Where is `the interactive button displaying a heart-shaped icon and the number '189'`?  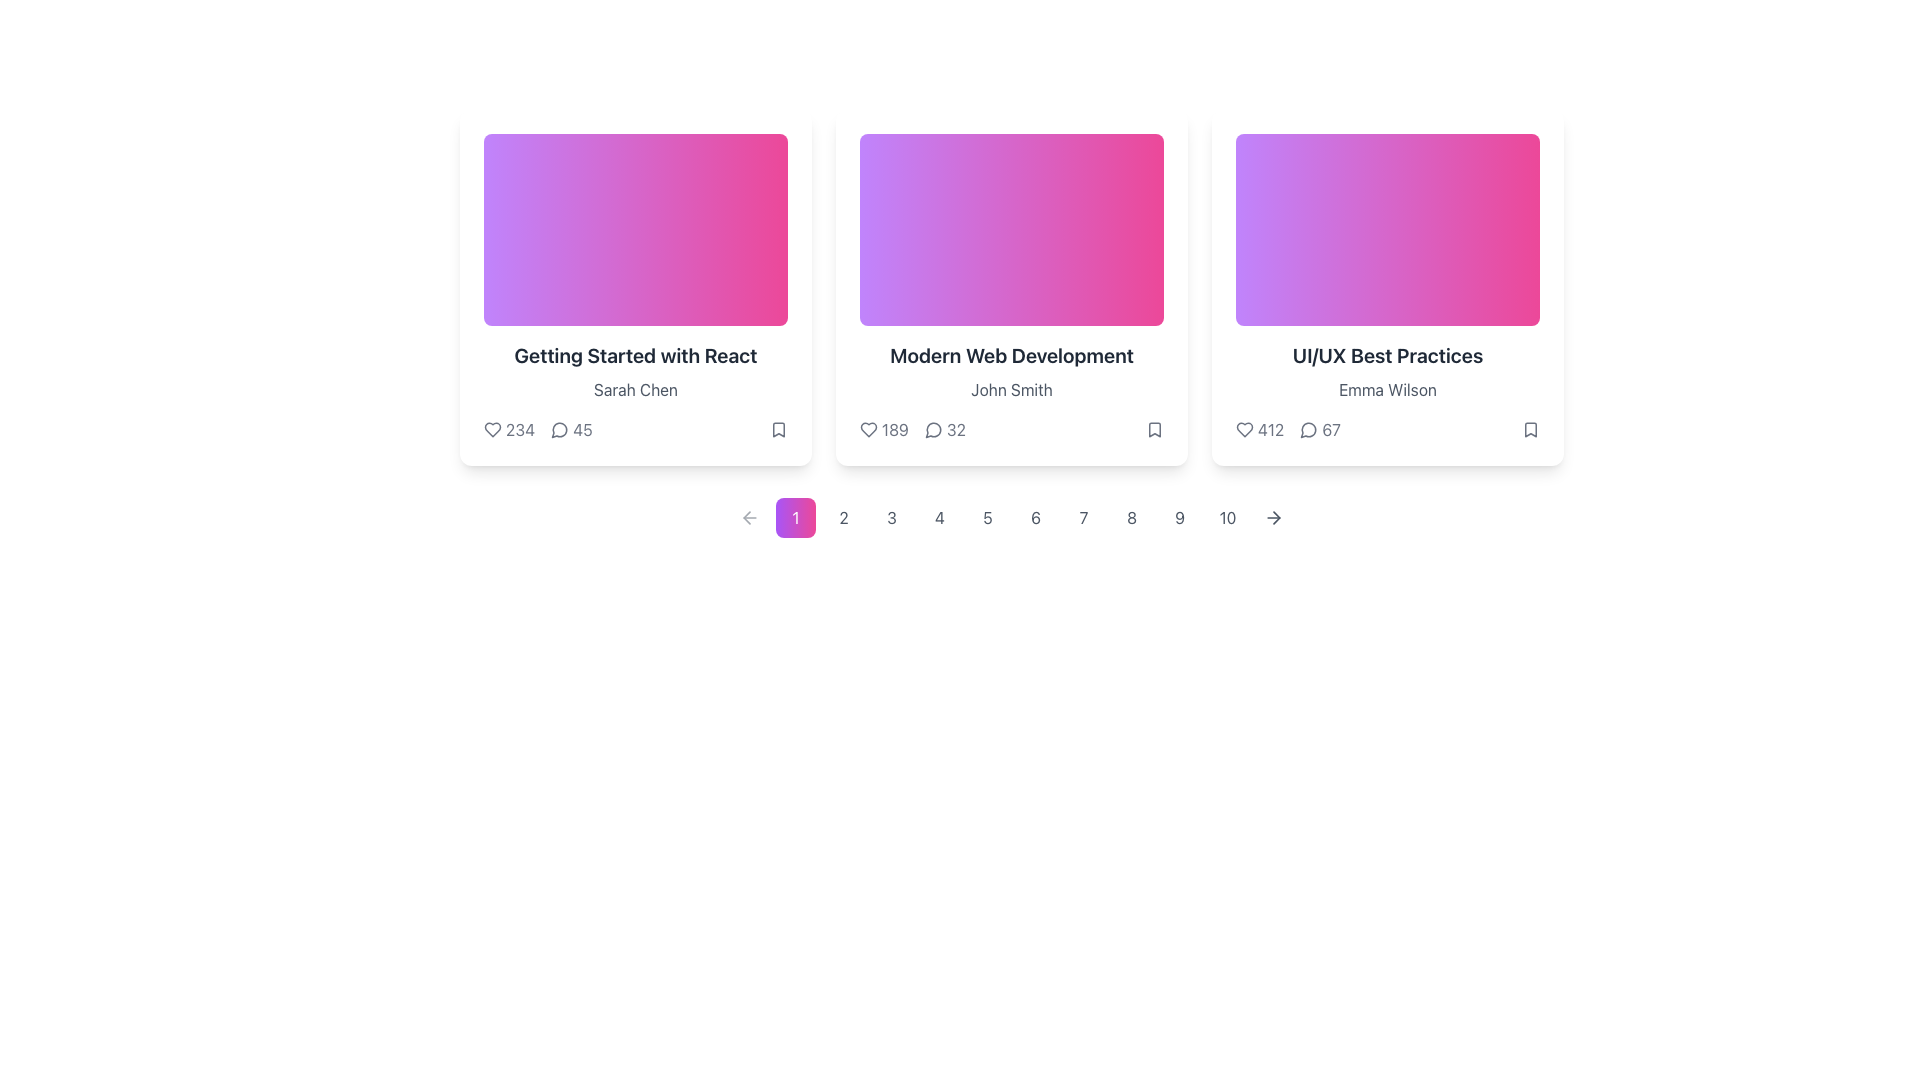 the interactive button displaying a heart-shaped icon and the number '189' is located at coordinates (883, 428).